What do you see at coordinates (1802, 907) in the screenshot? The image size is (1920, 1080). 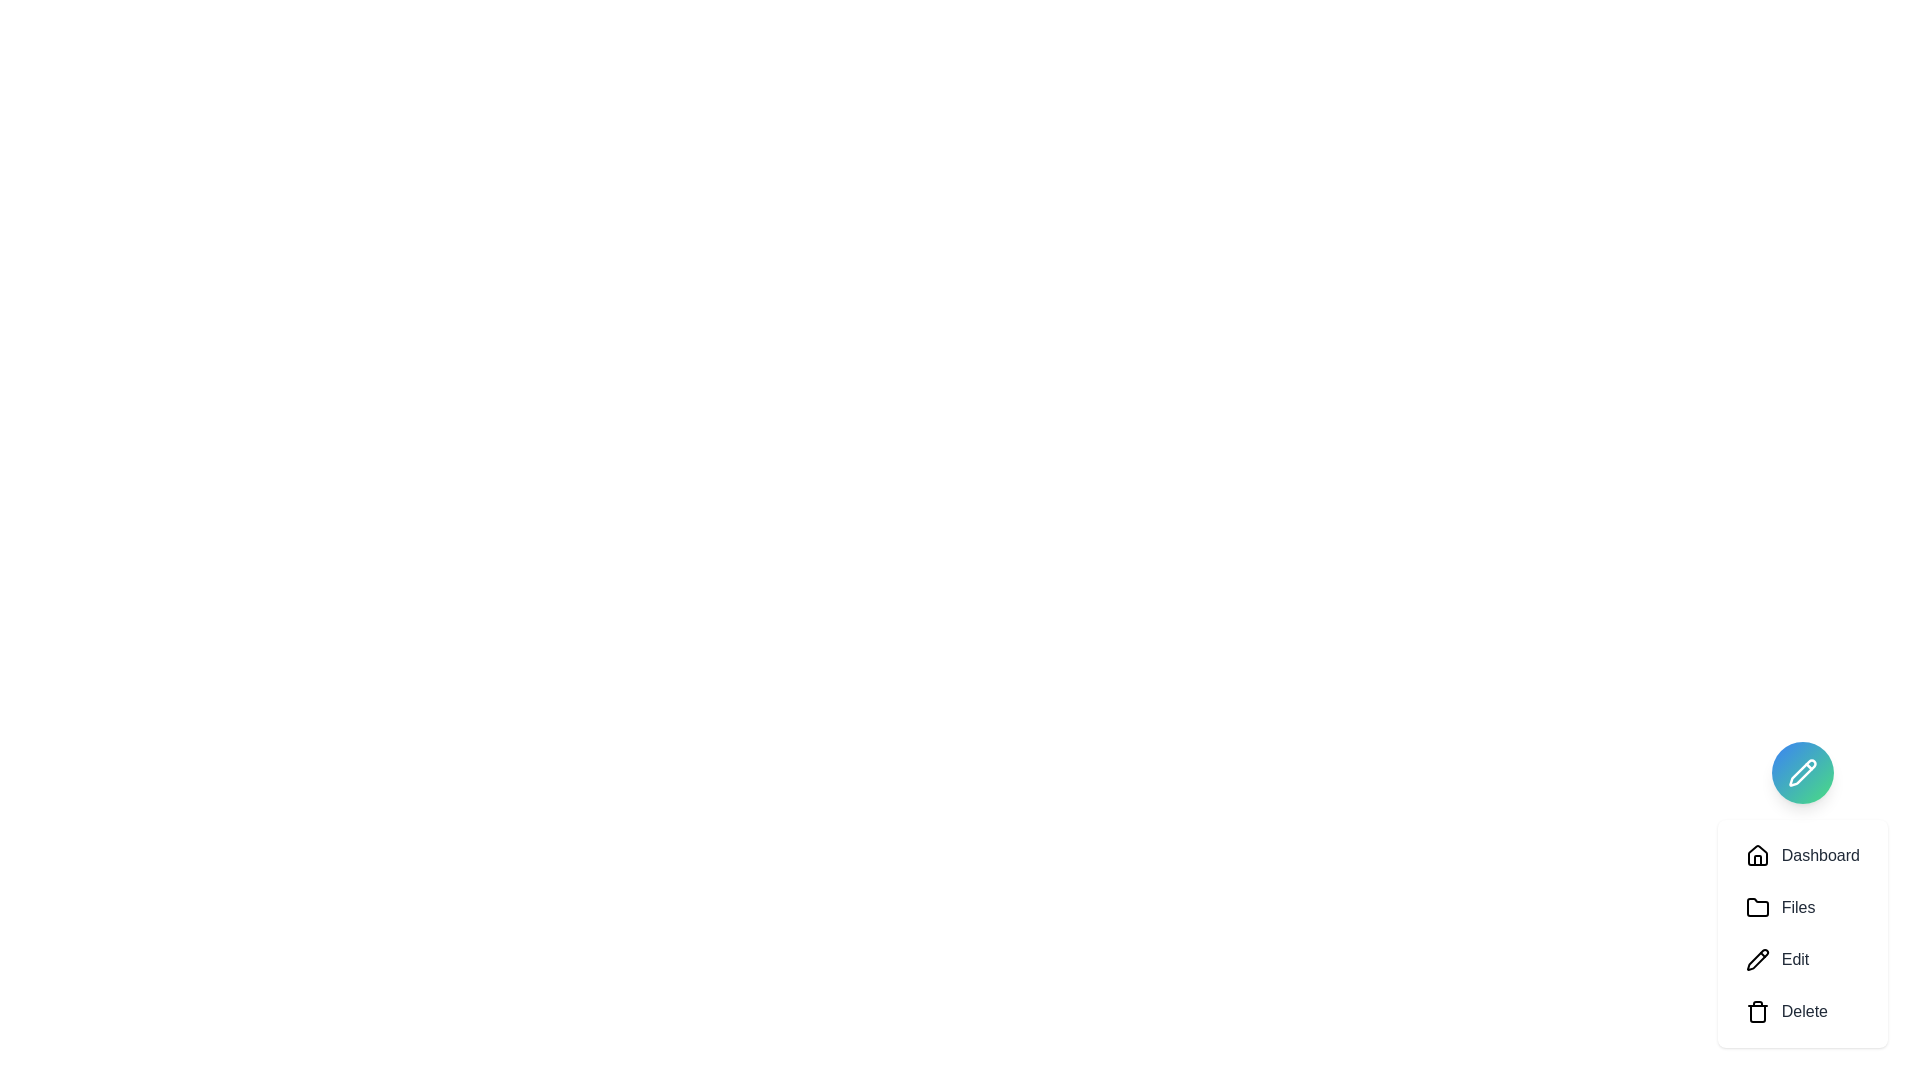 I see `the option Files from the speed dial menu` at bounding box center [1802, 907].